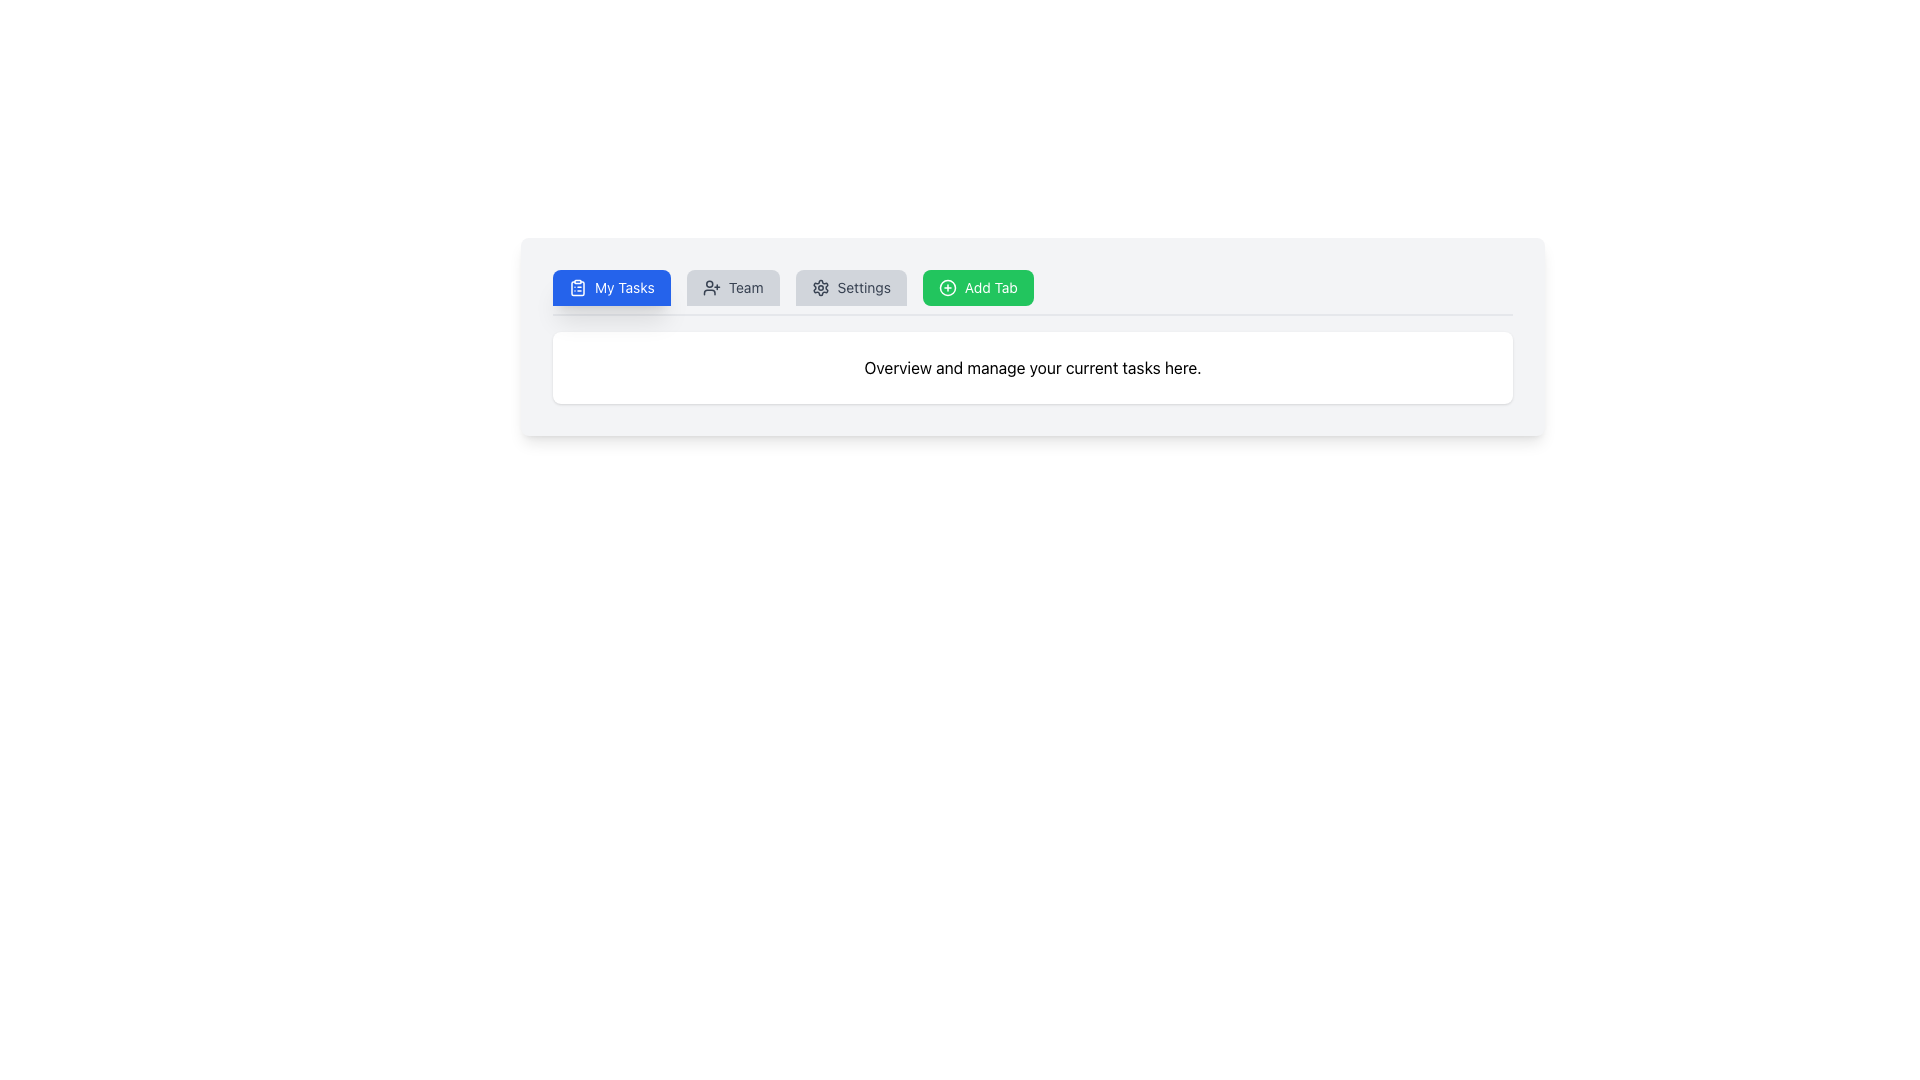 This screenshot has height=1080, width=1920. What do you see at coordinates (745, 288) in the screenshot?
I see `the 'Team' text label located in the top navigation bar, positioned to the right of the user icon and between the 'My Tasks' and 'Settings' buttons` at bounding box center [745, 288].